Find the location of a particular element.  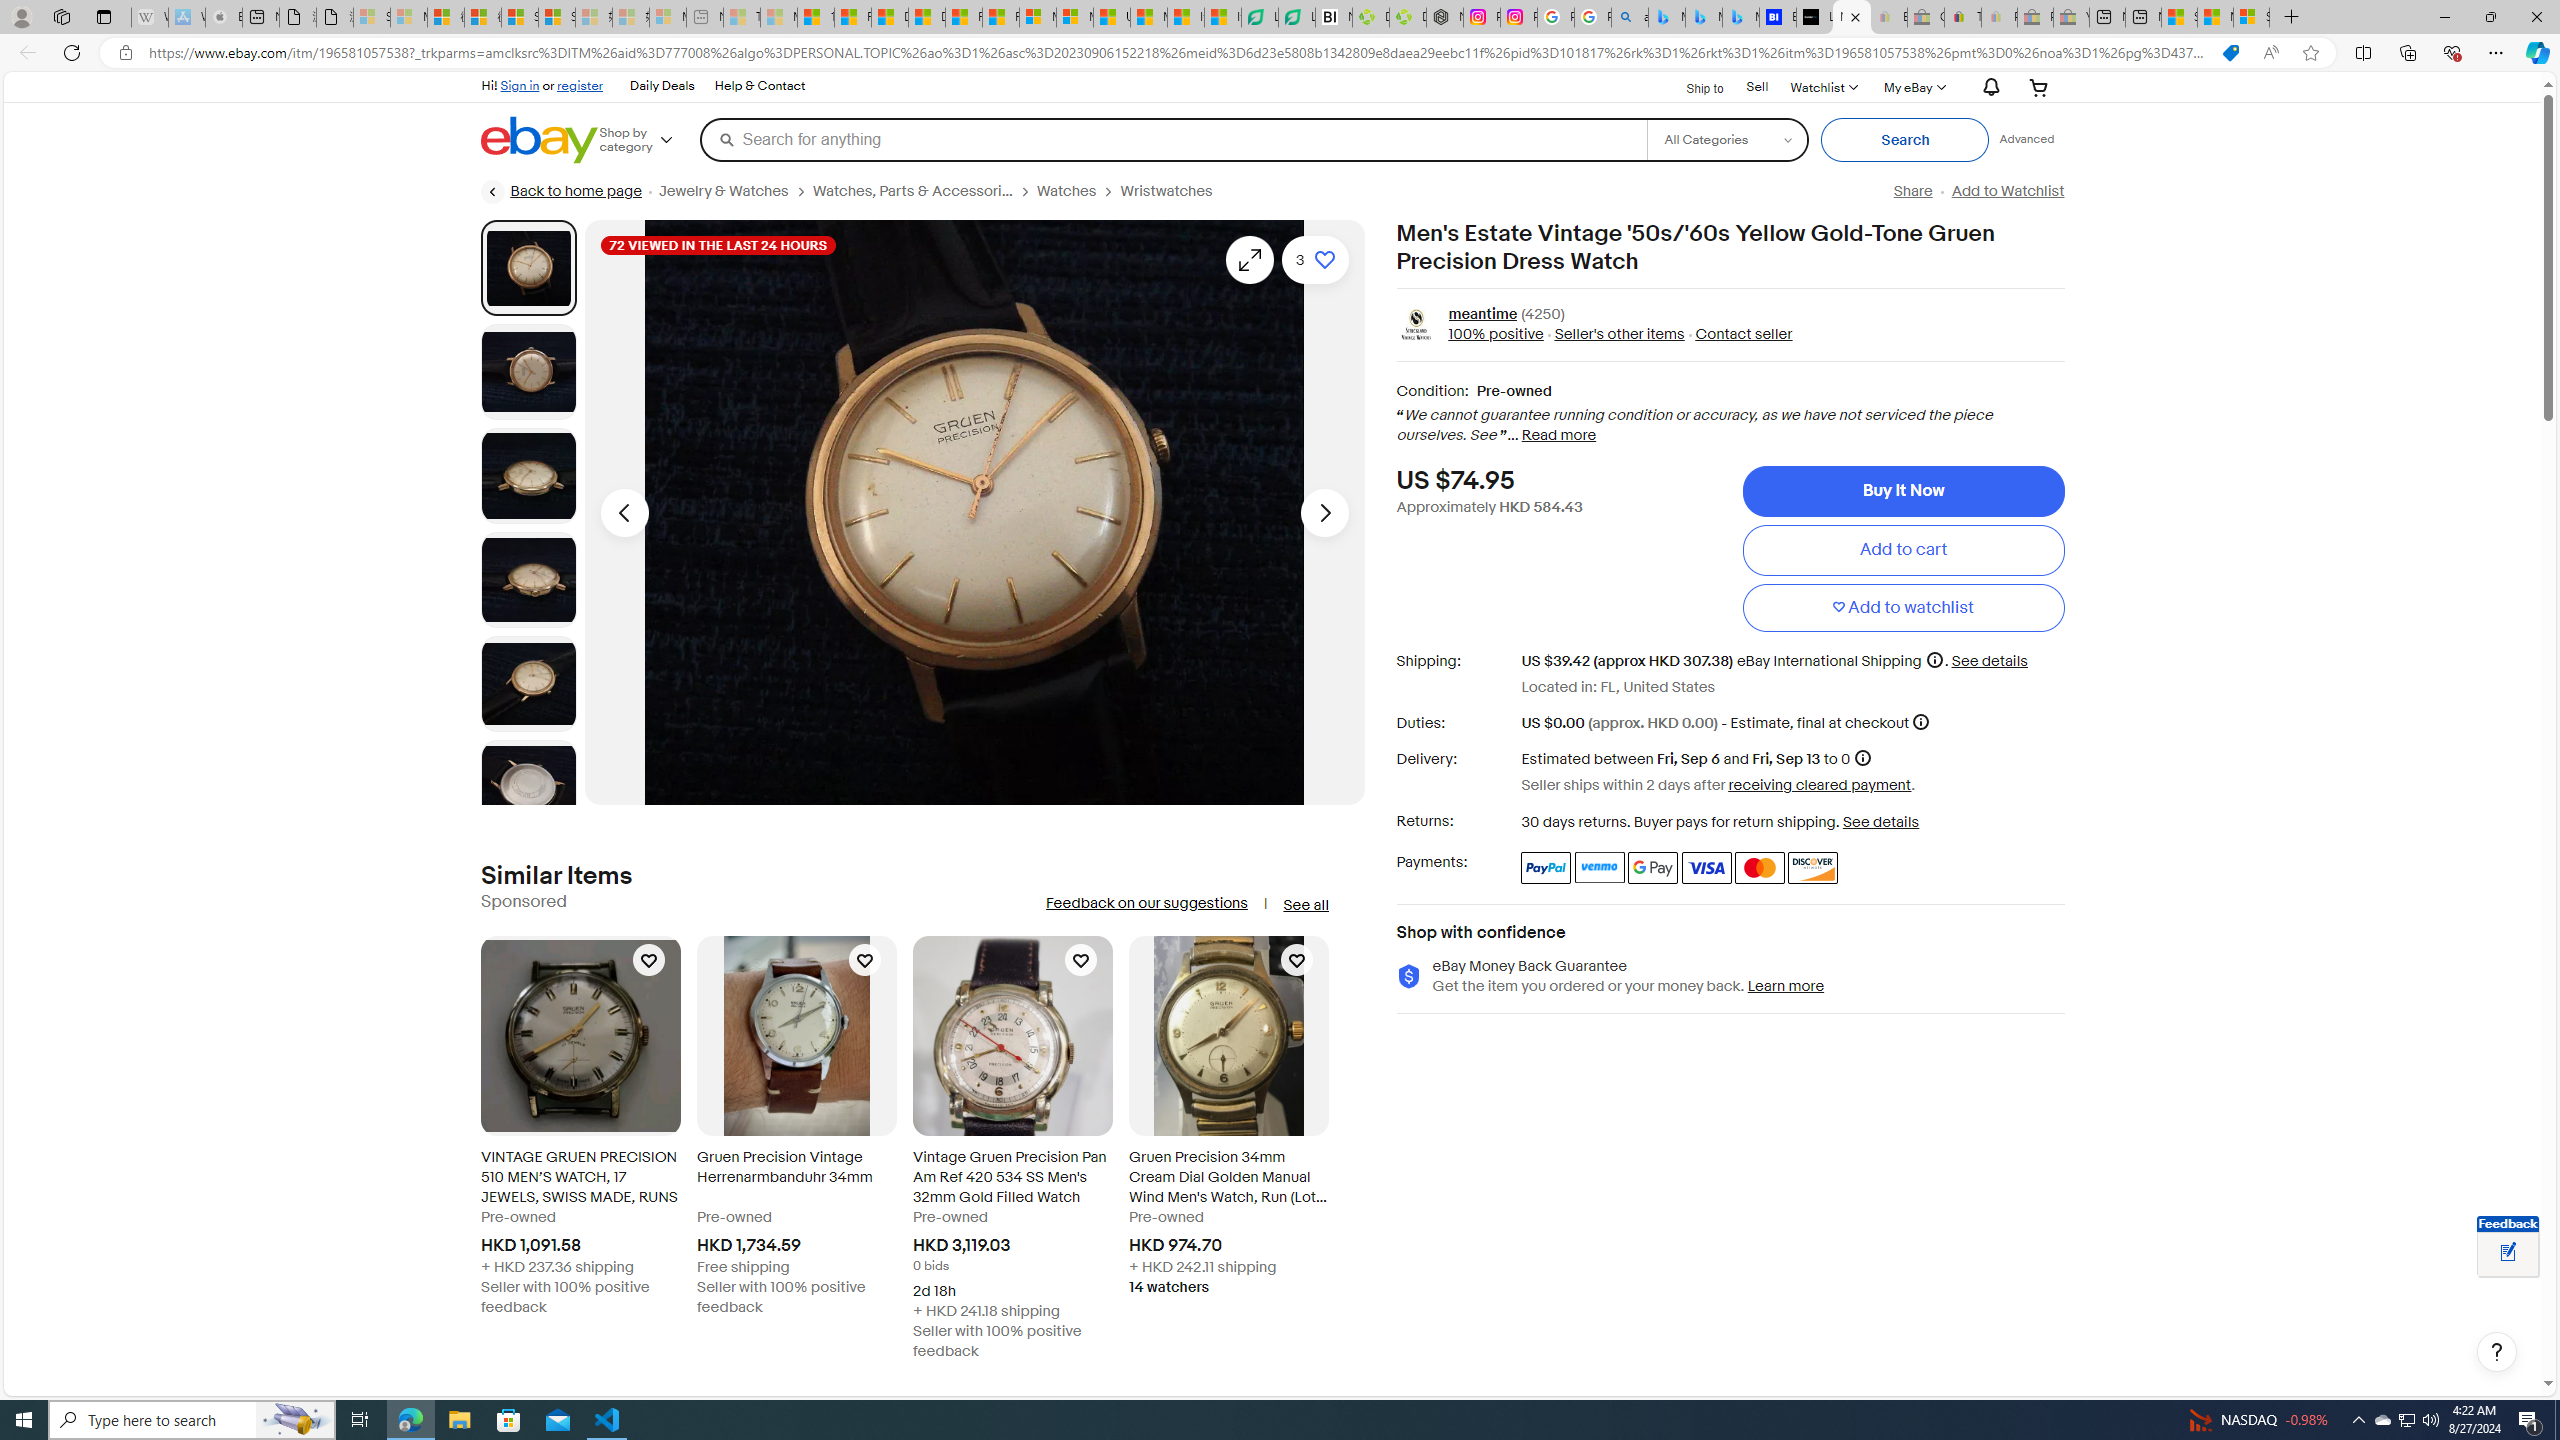

'WatchlistExpand Watch List' is located at coordinates (1822, 87).